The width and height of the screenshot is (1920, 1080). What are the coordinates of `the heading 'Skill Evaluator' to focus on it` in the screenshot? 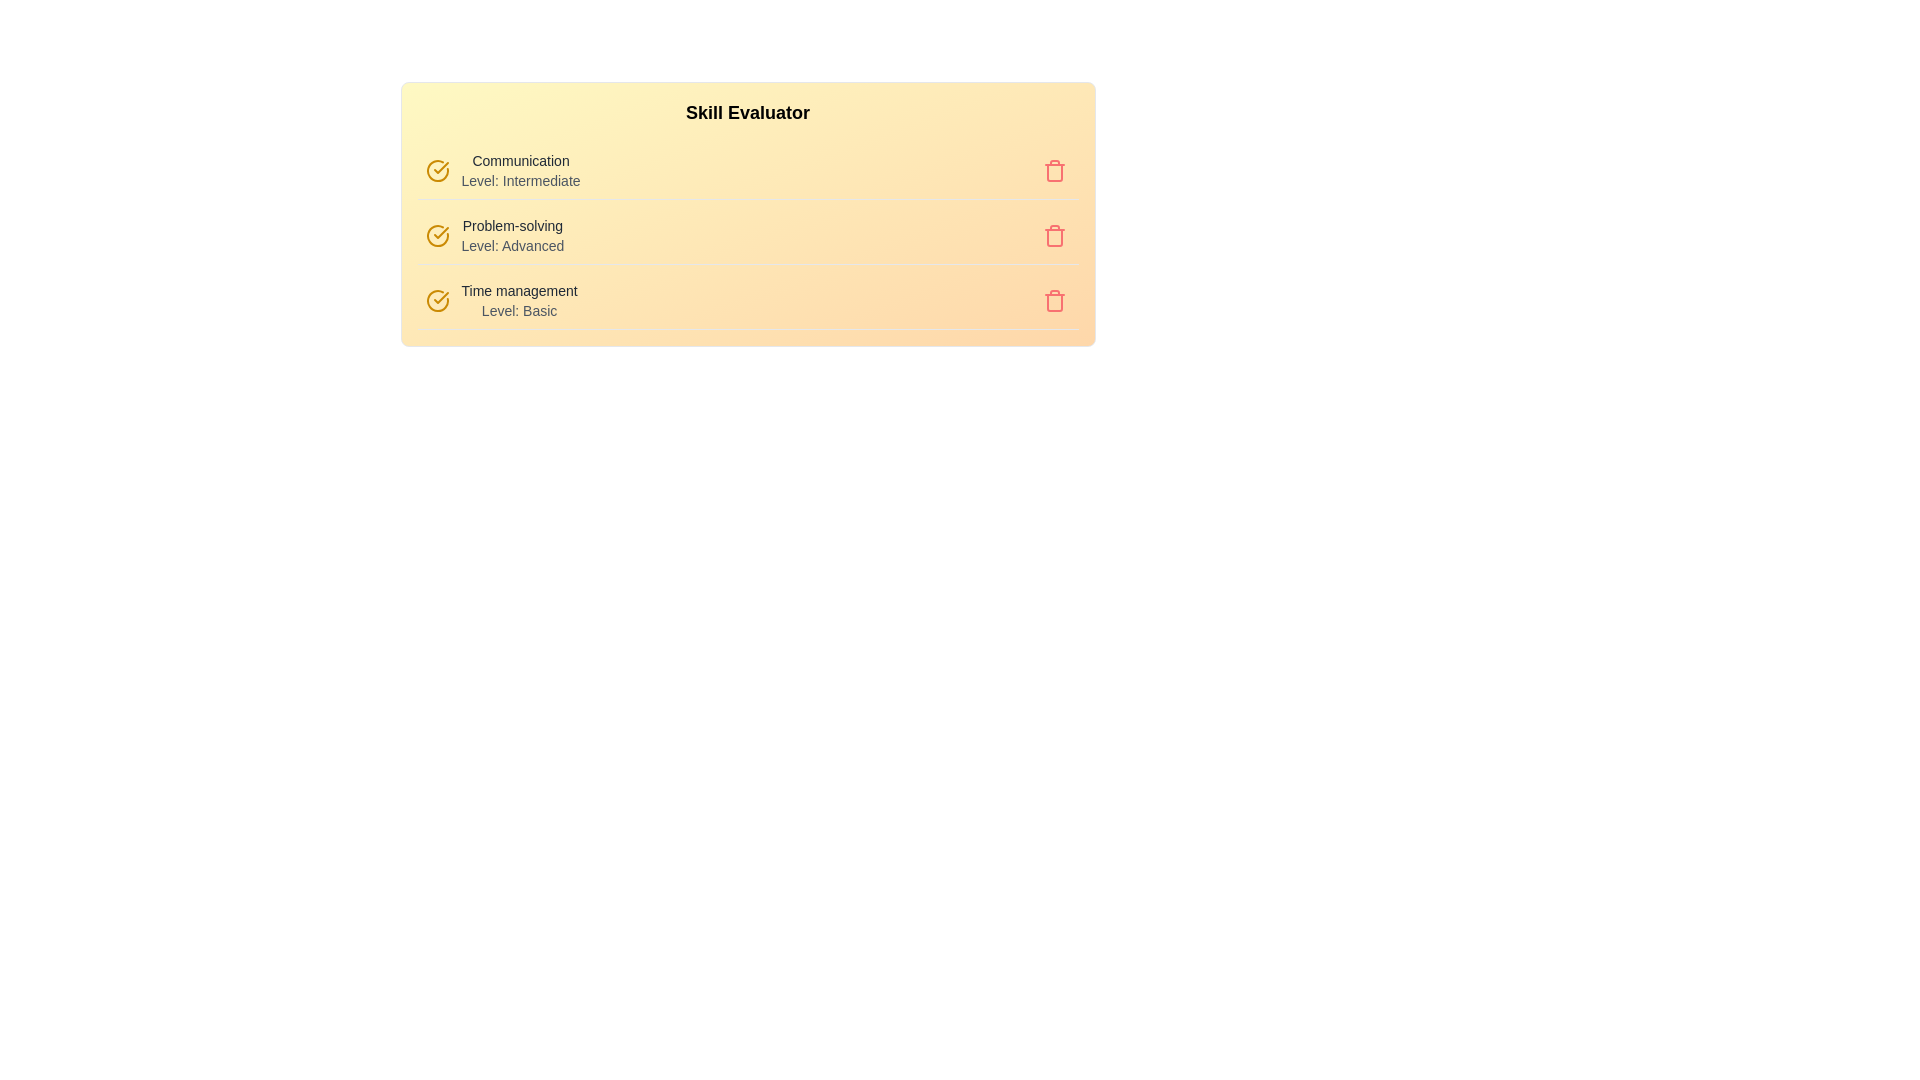 It's located at (747, 112).